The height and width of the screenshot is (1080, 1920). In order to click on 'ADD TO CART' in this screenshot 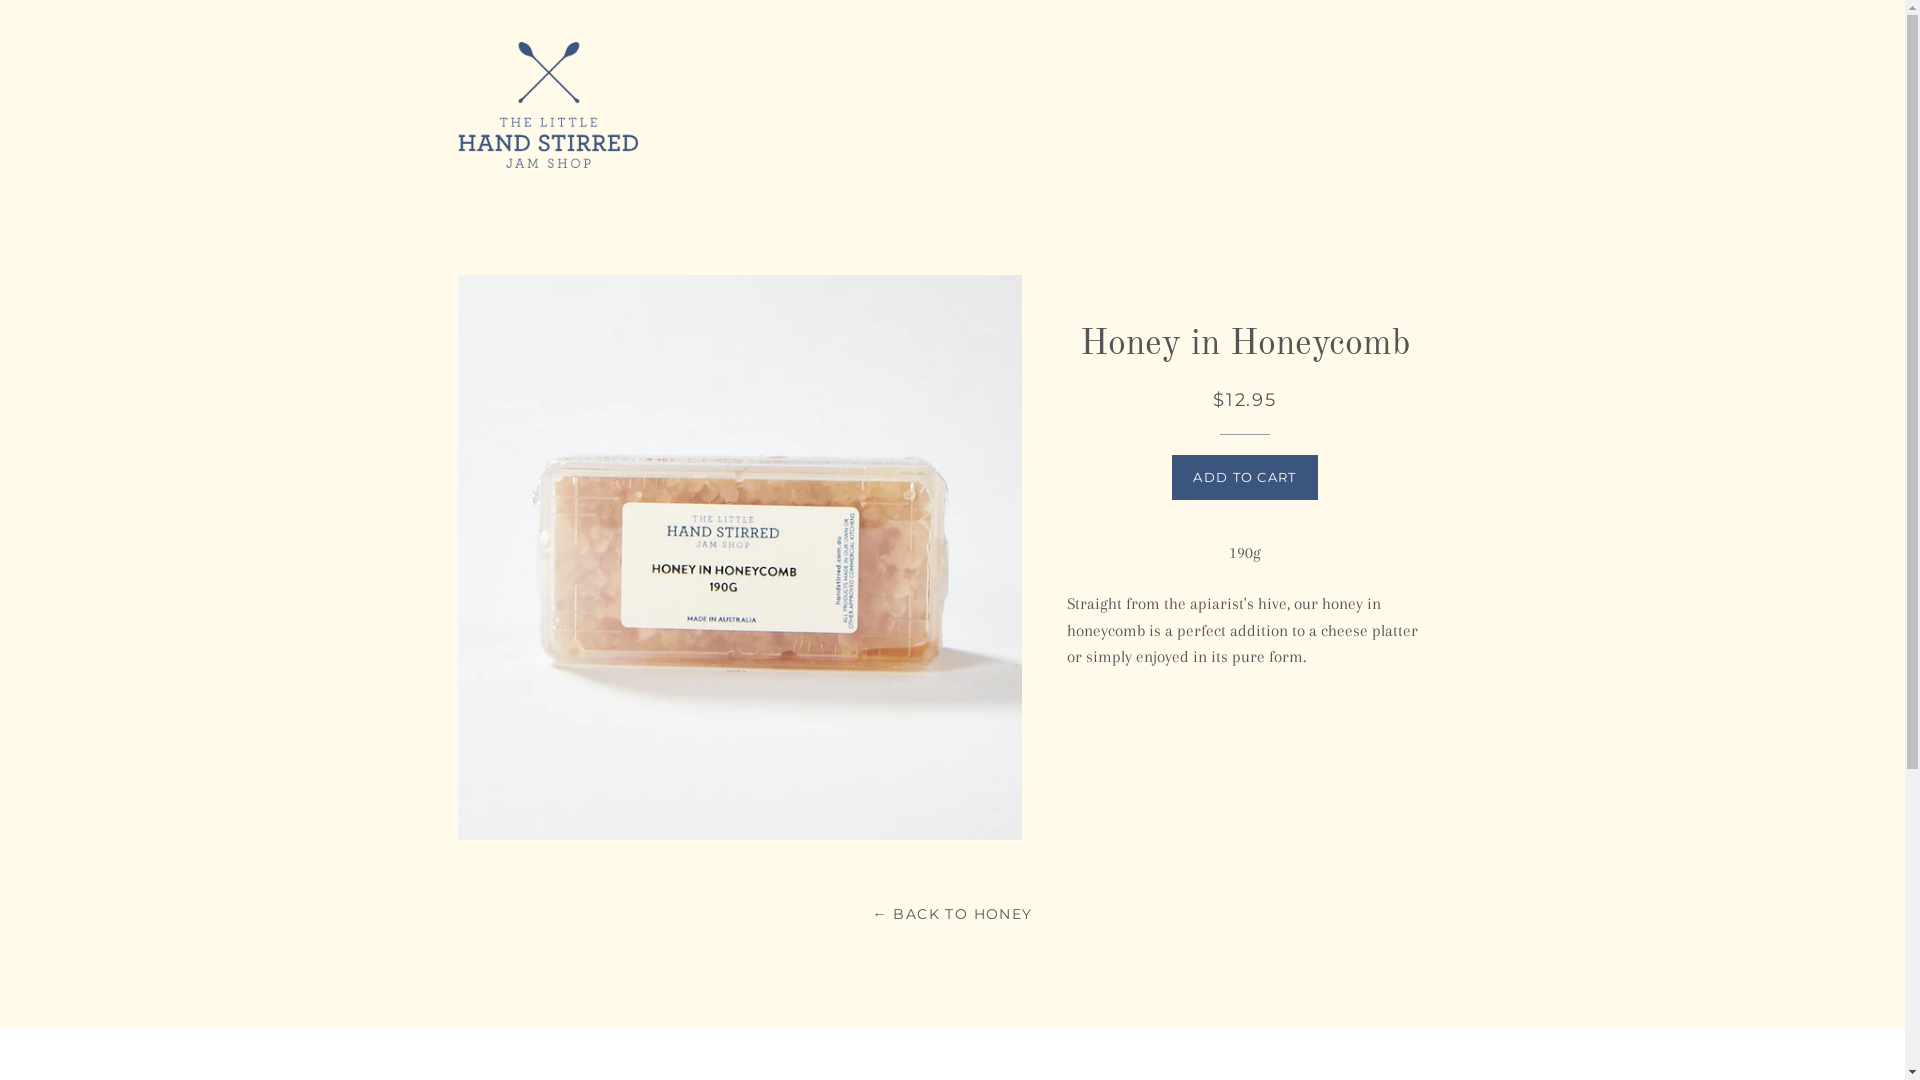, I will do `click(1171, 477)`.